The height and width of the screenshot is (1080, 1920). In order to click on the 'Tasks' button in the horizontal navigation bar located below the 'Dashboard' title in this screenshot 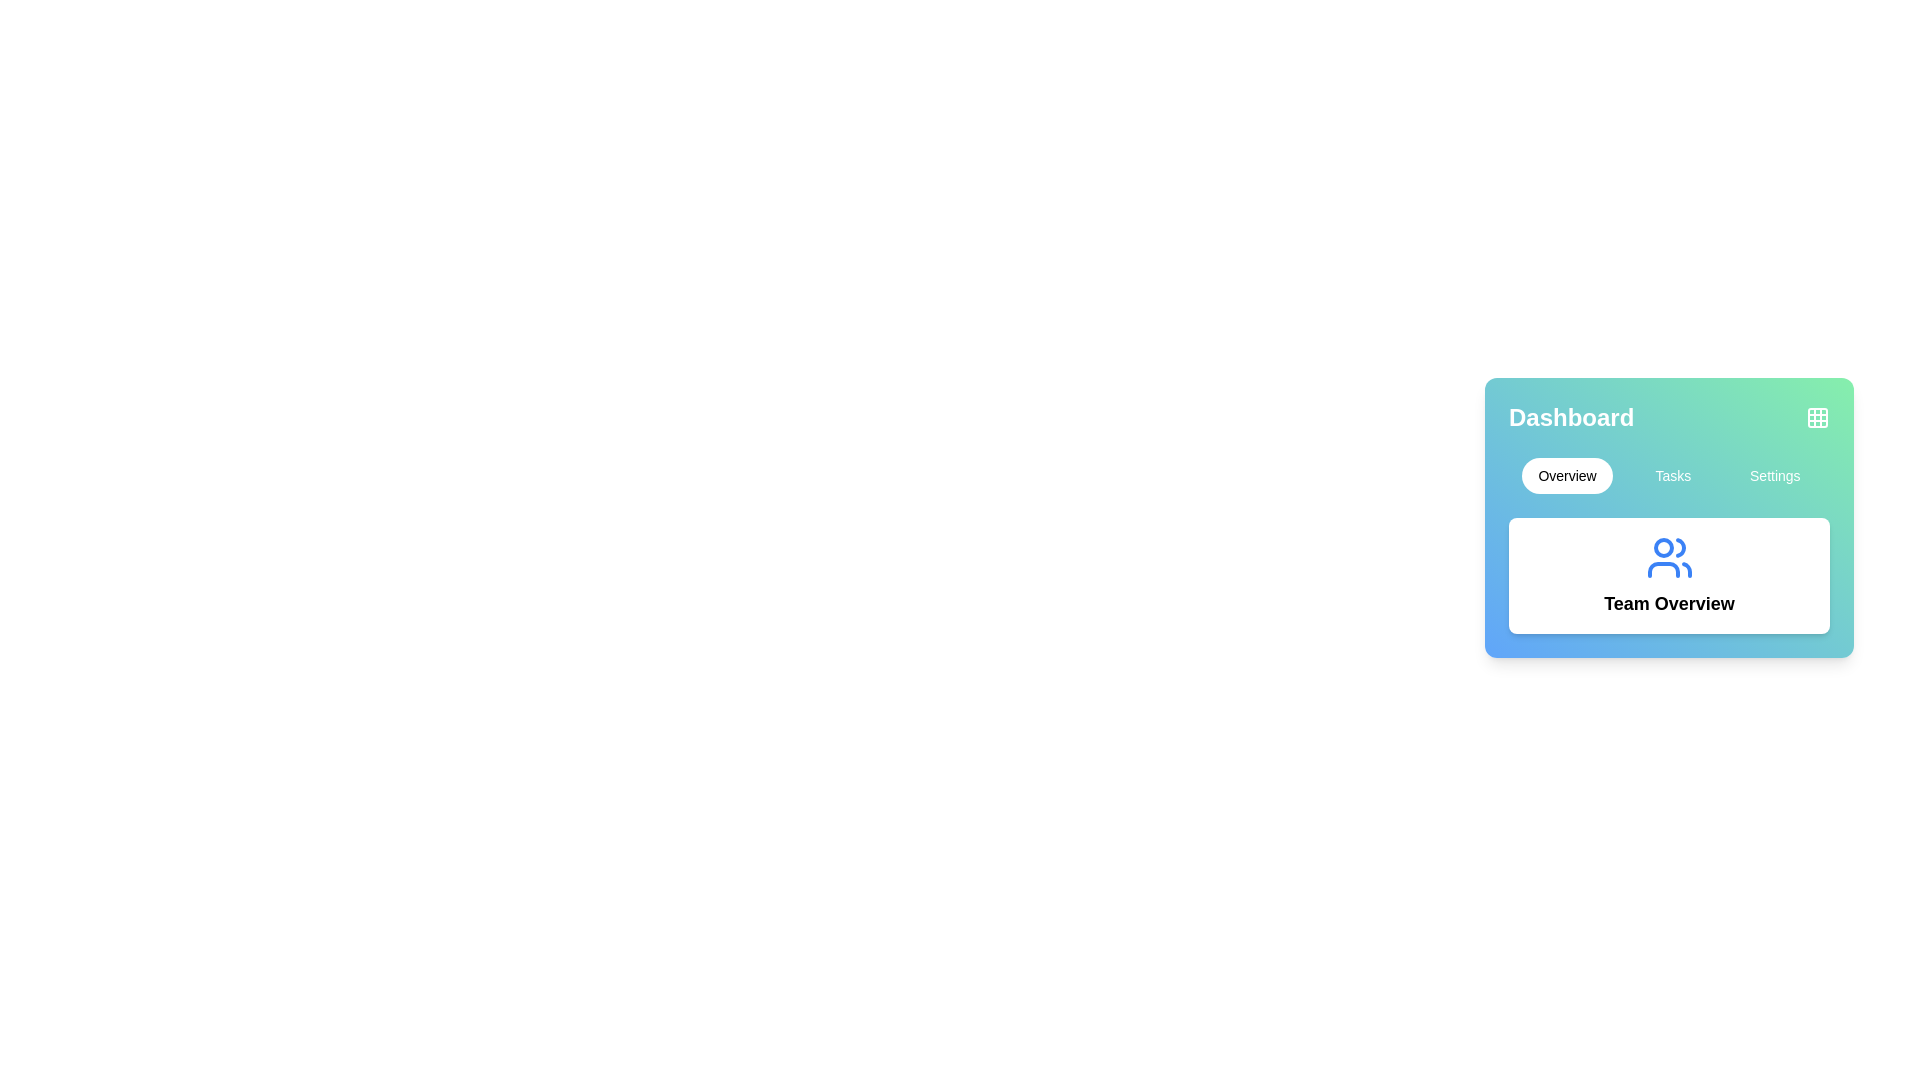, I will do `click(1669, 475)`.